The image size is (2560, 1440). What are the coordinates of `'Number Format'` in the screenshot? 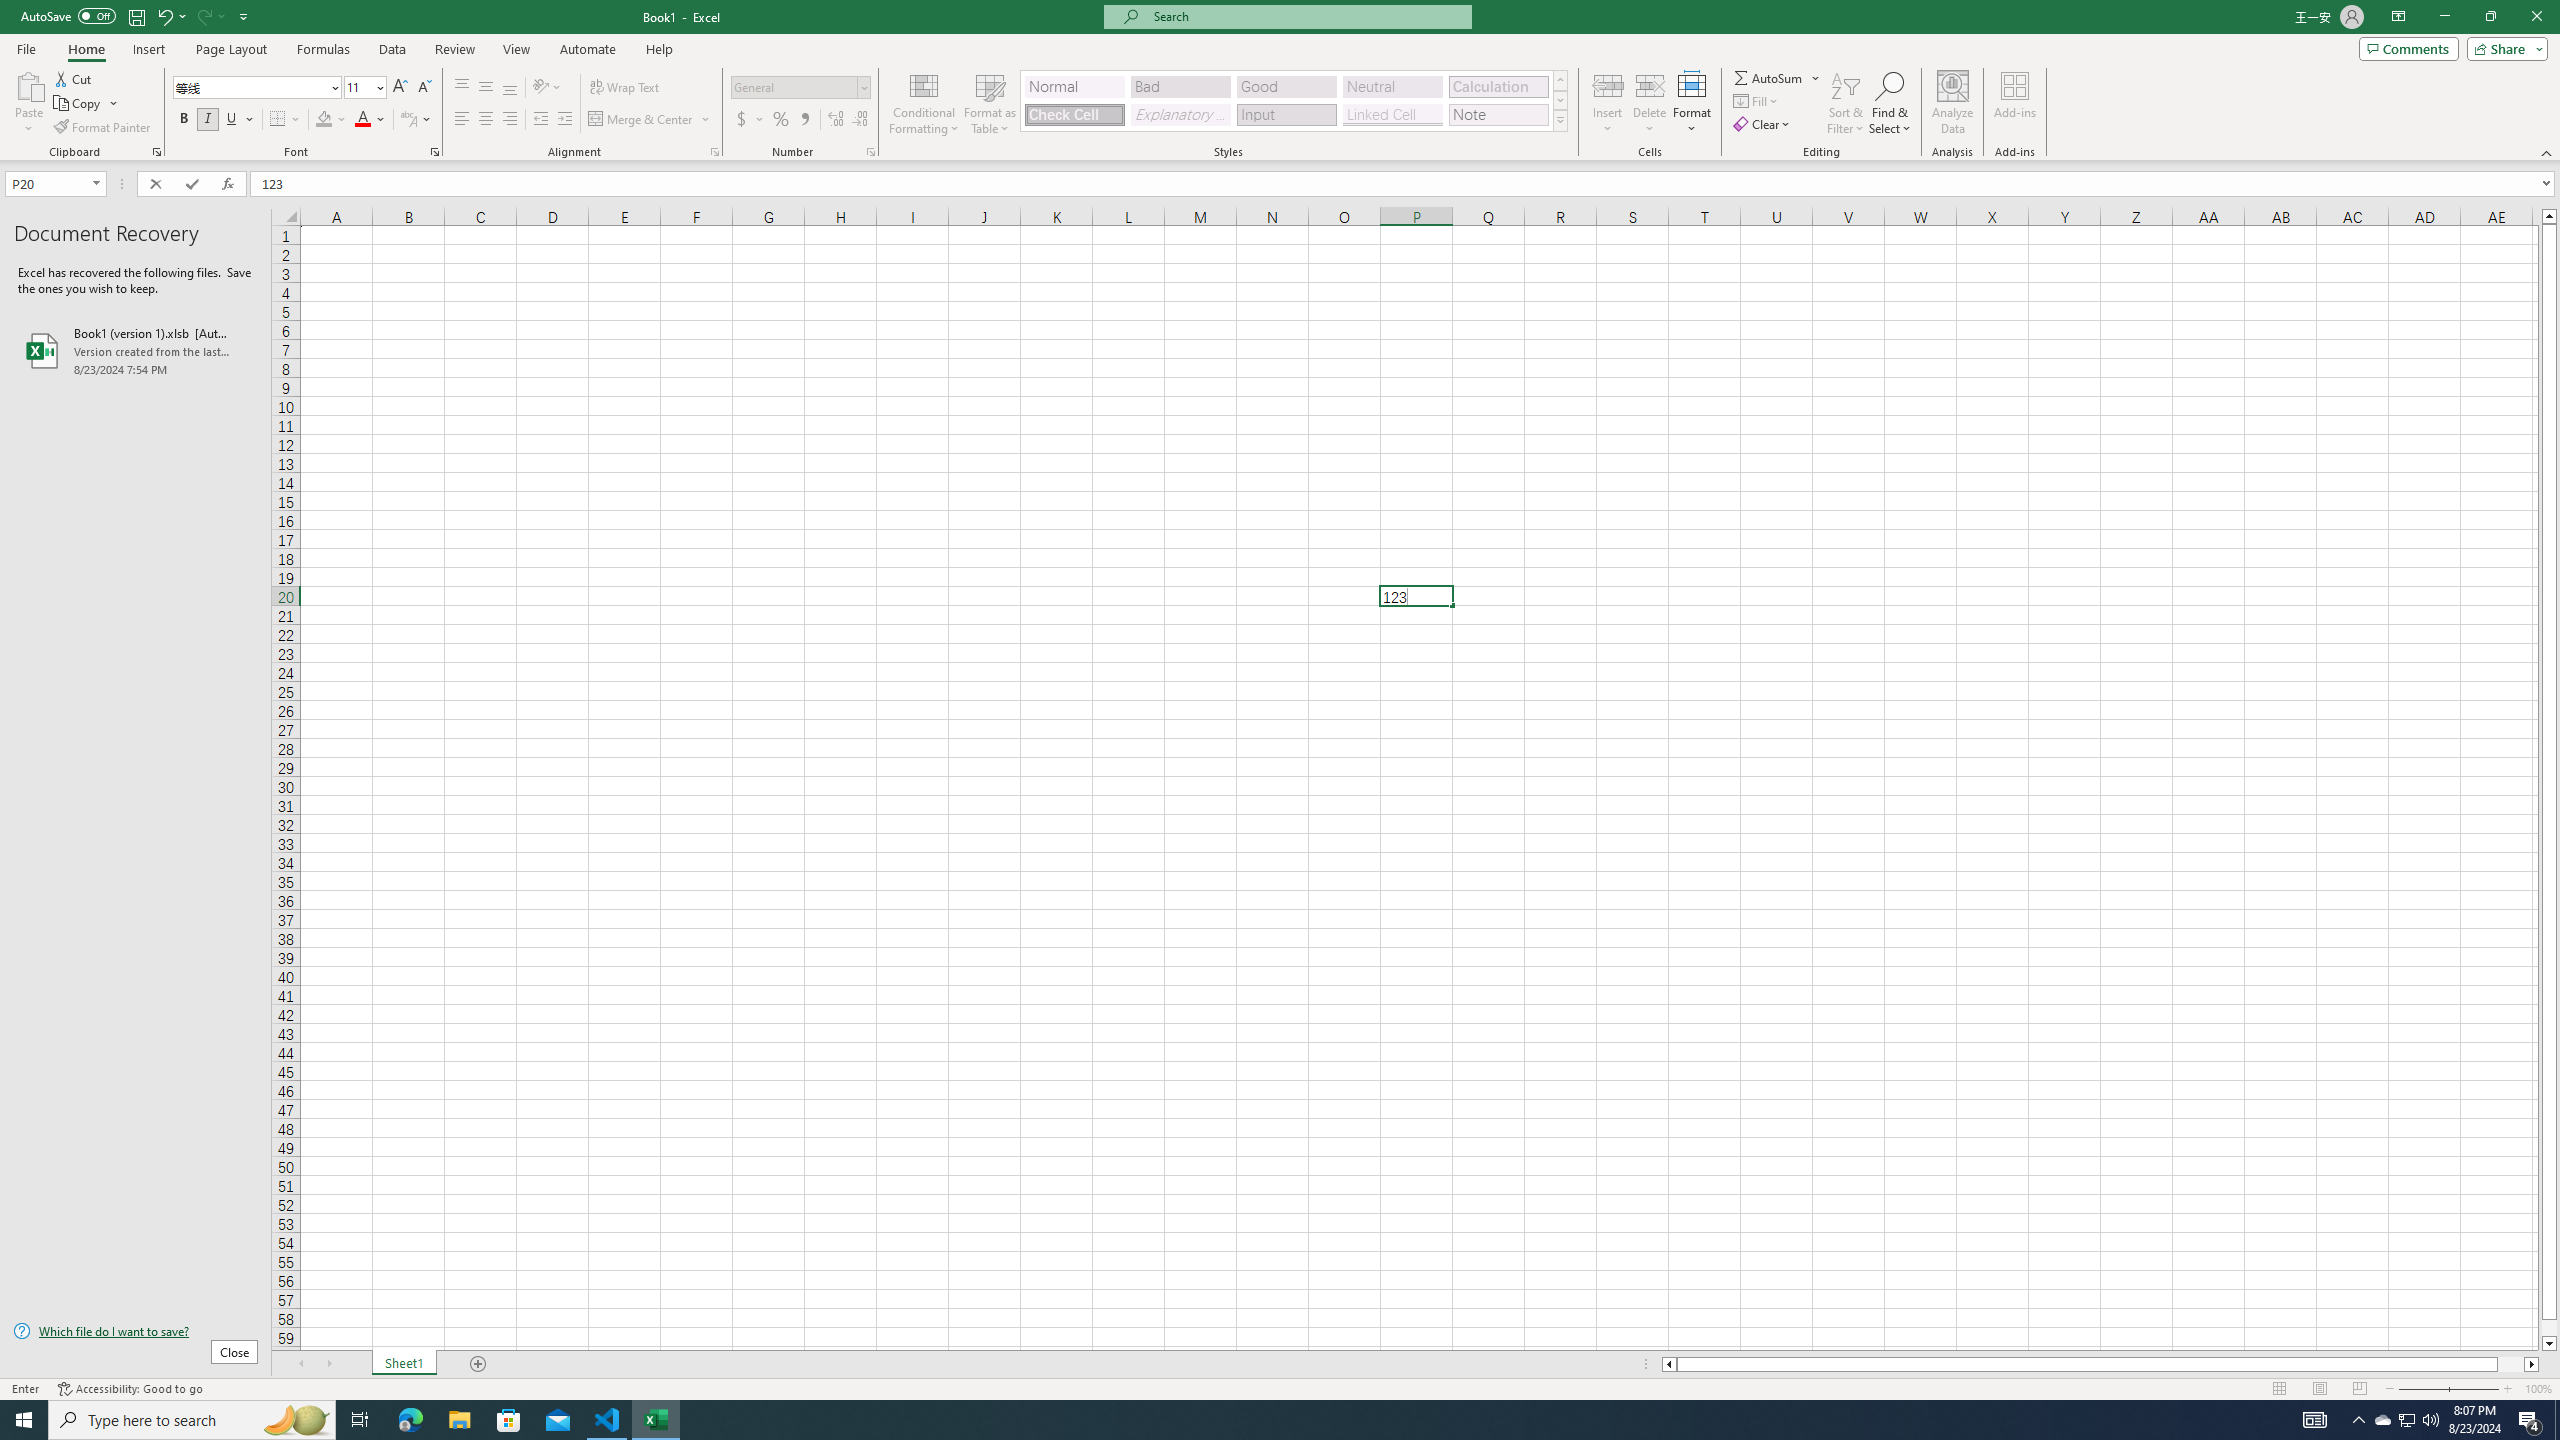 It's located at (794, 87).